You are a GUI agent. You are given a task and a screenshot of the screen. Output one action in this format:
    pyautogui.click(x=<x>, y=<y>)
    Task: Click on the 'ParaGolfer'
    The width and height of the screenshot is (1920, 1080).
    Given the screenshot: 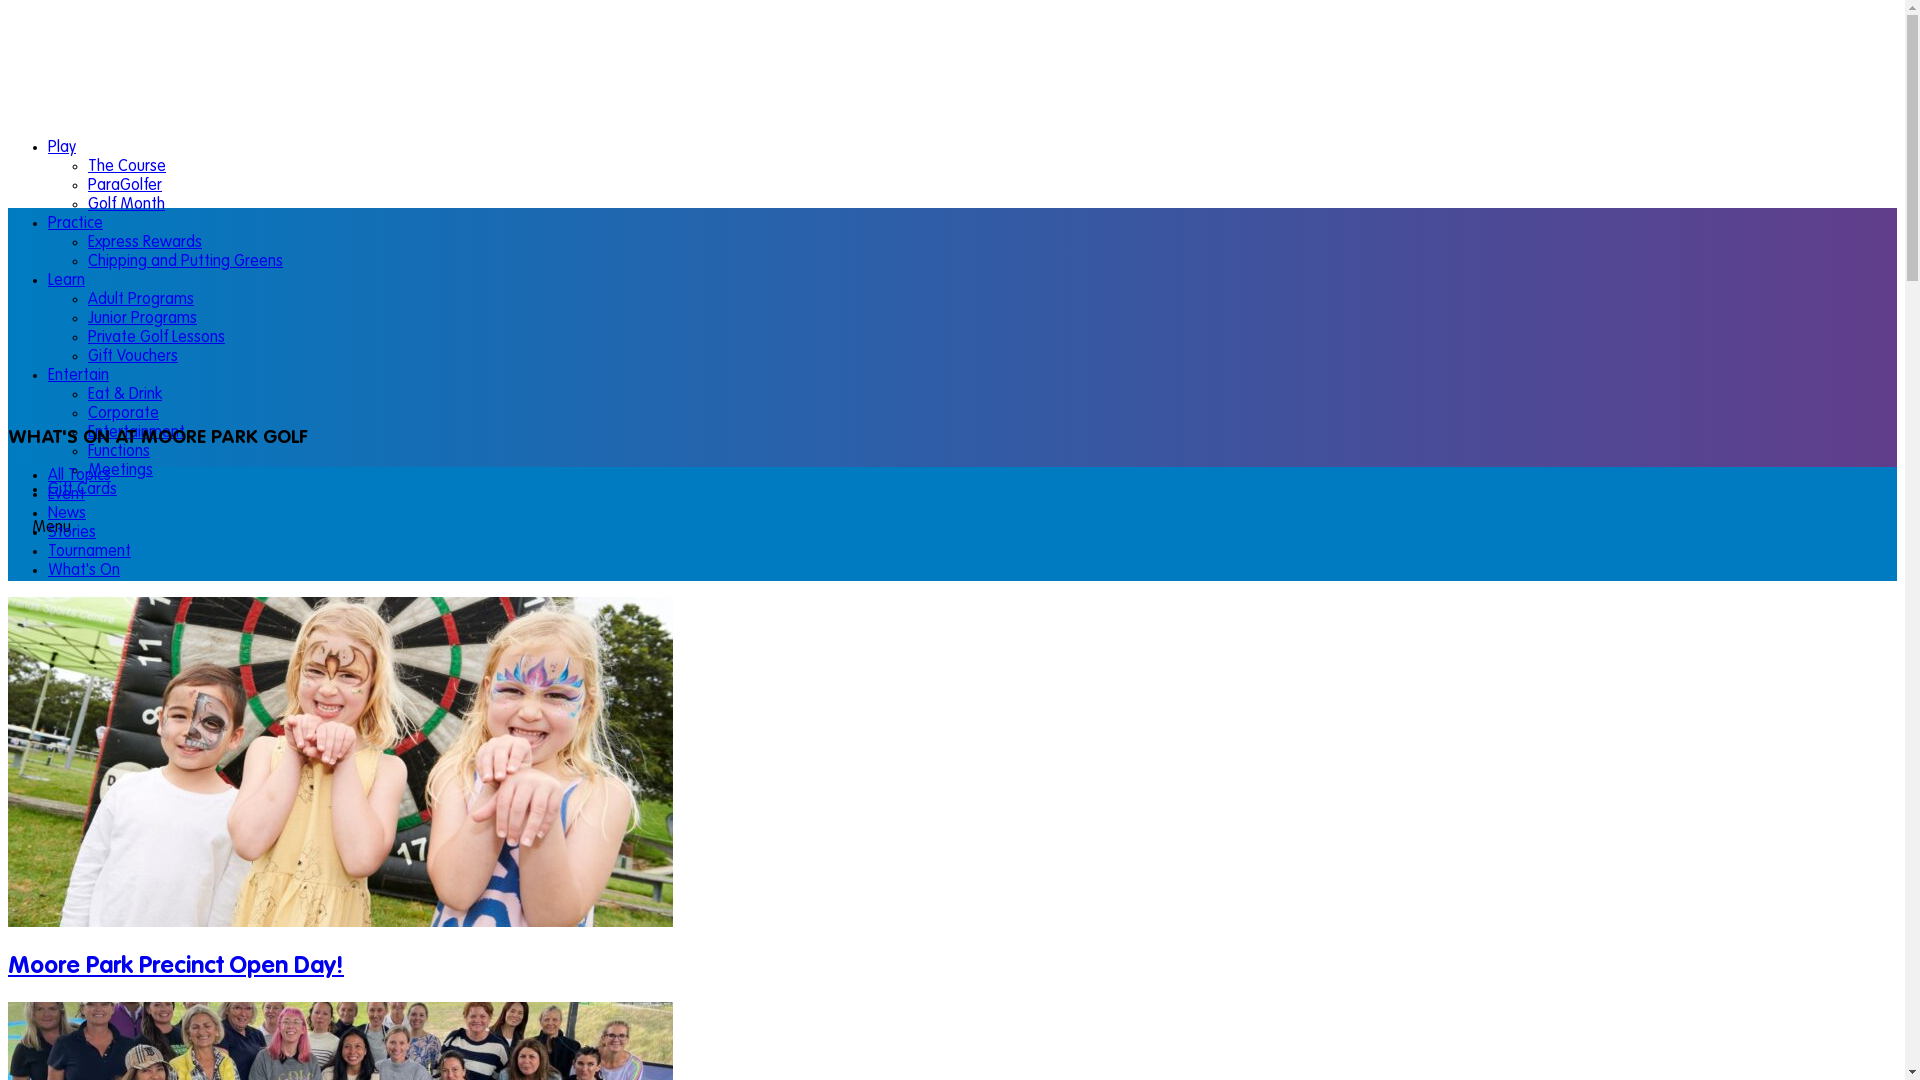 What is the action you would take?
    pyautogui.click(x=86, y=185)
    